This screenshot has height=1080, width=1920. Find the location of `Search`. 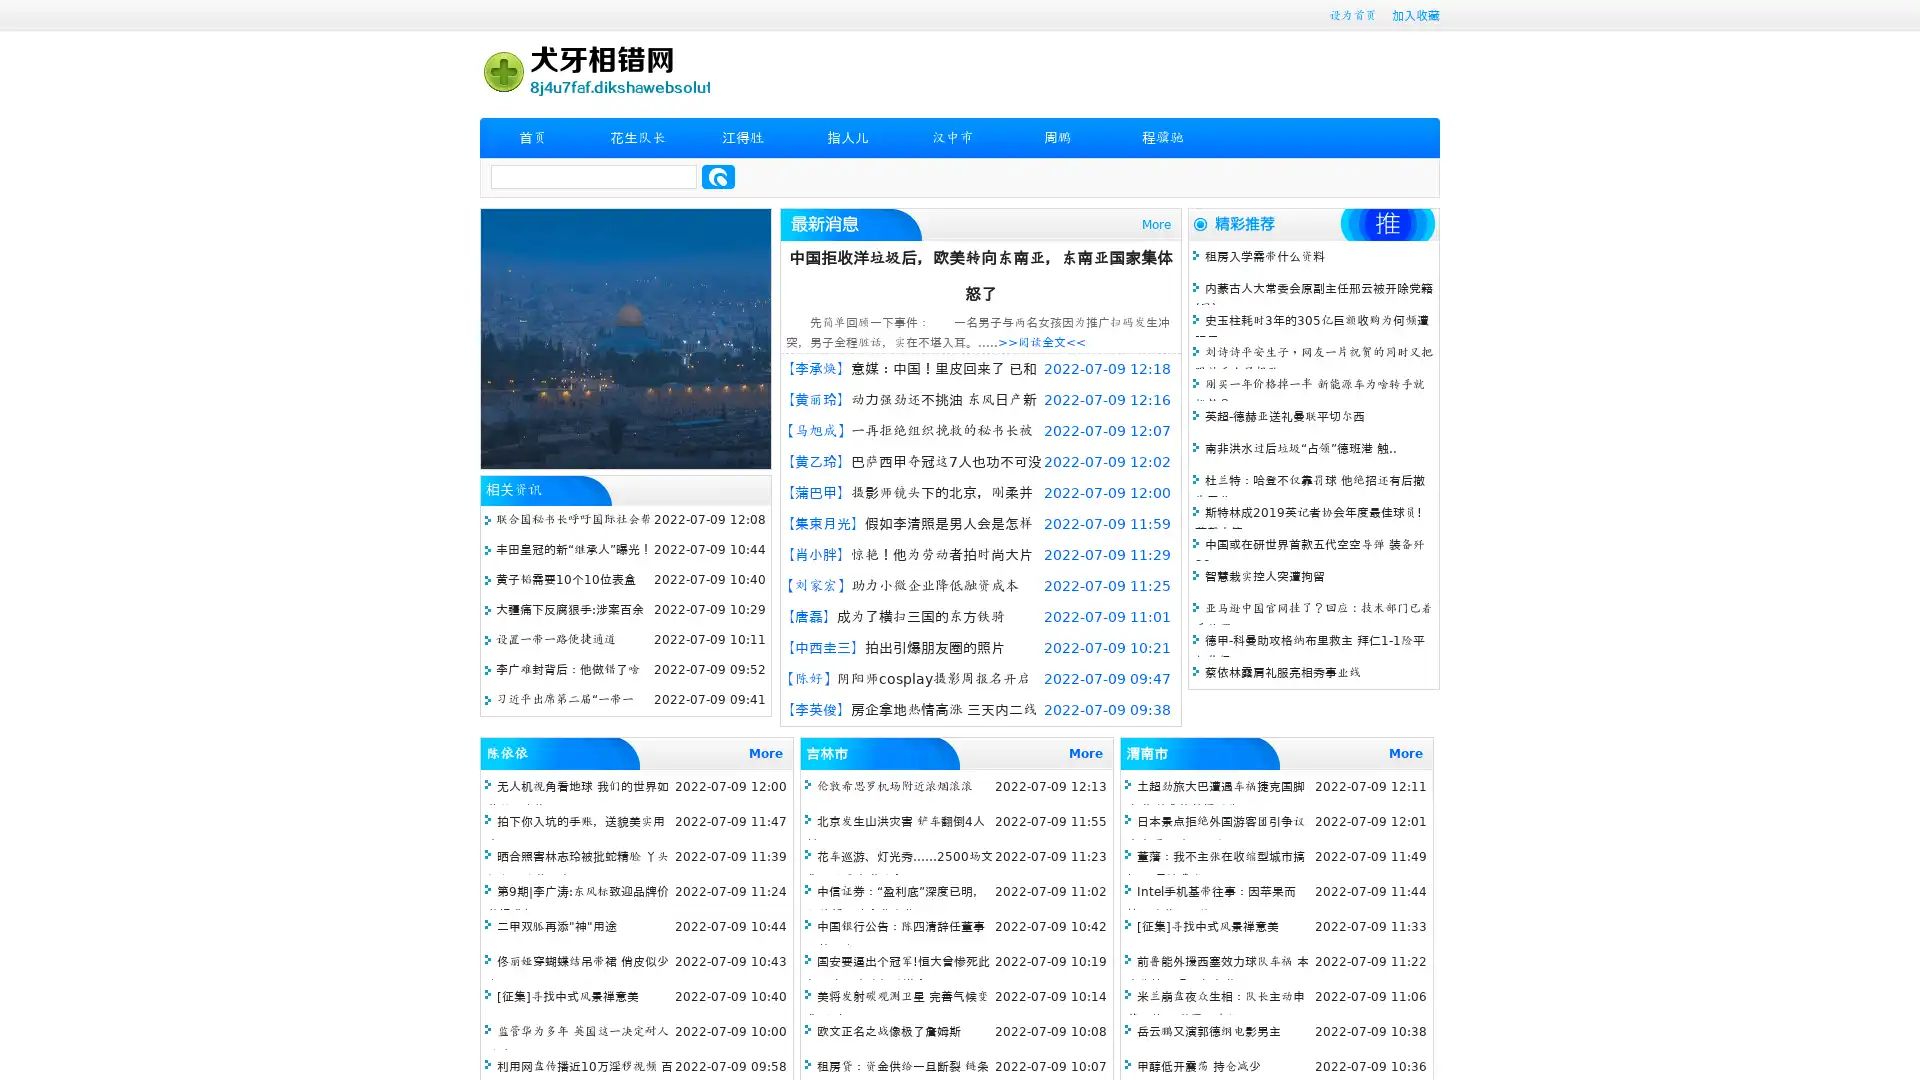

Search is located at coordinates (718, 176).